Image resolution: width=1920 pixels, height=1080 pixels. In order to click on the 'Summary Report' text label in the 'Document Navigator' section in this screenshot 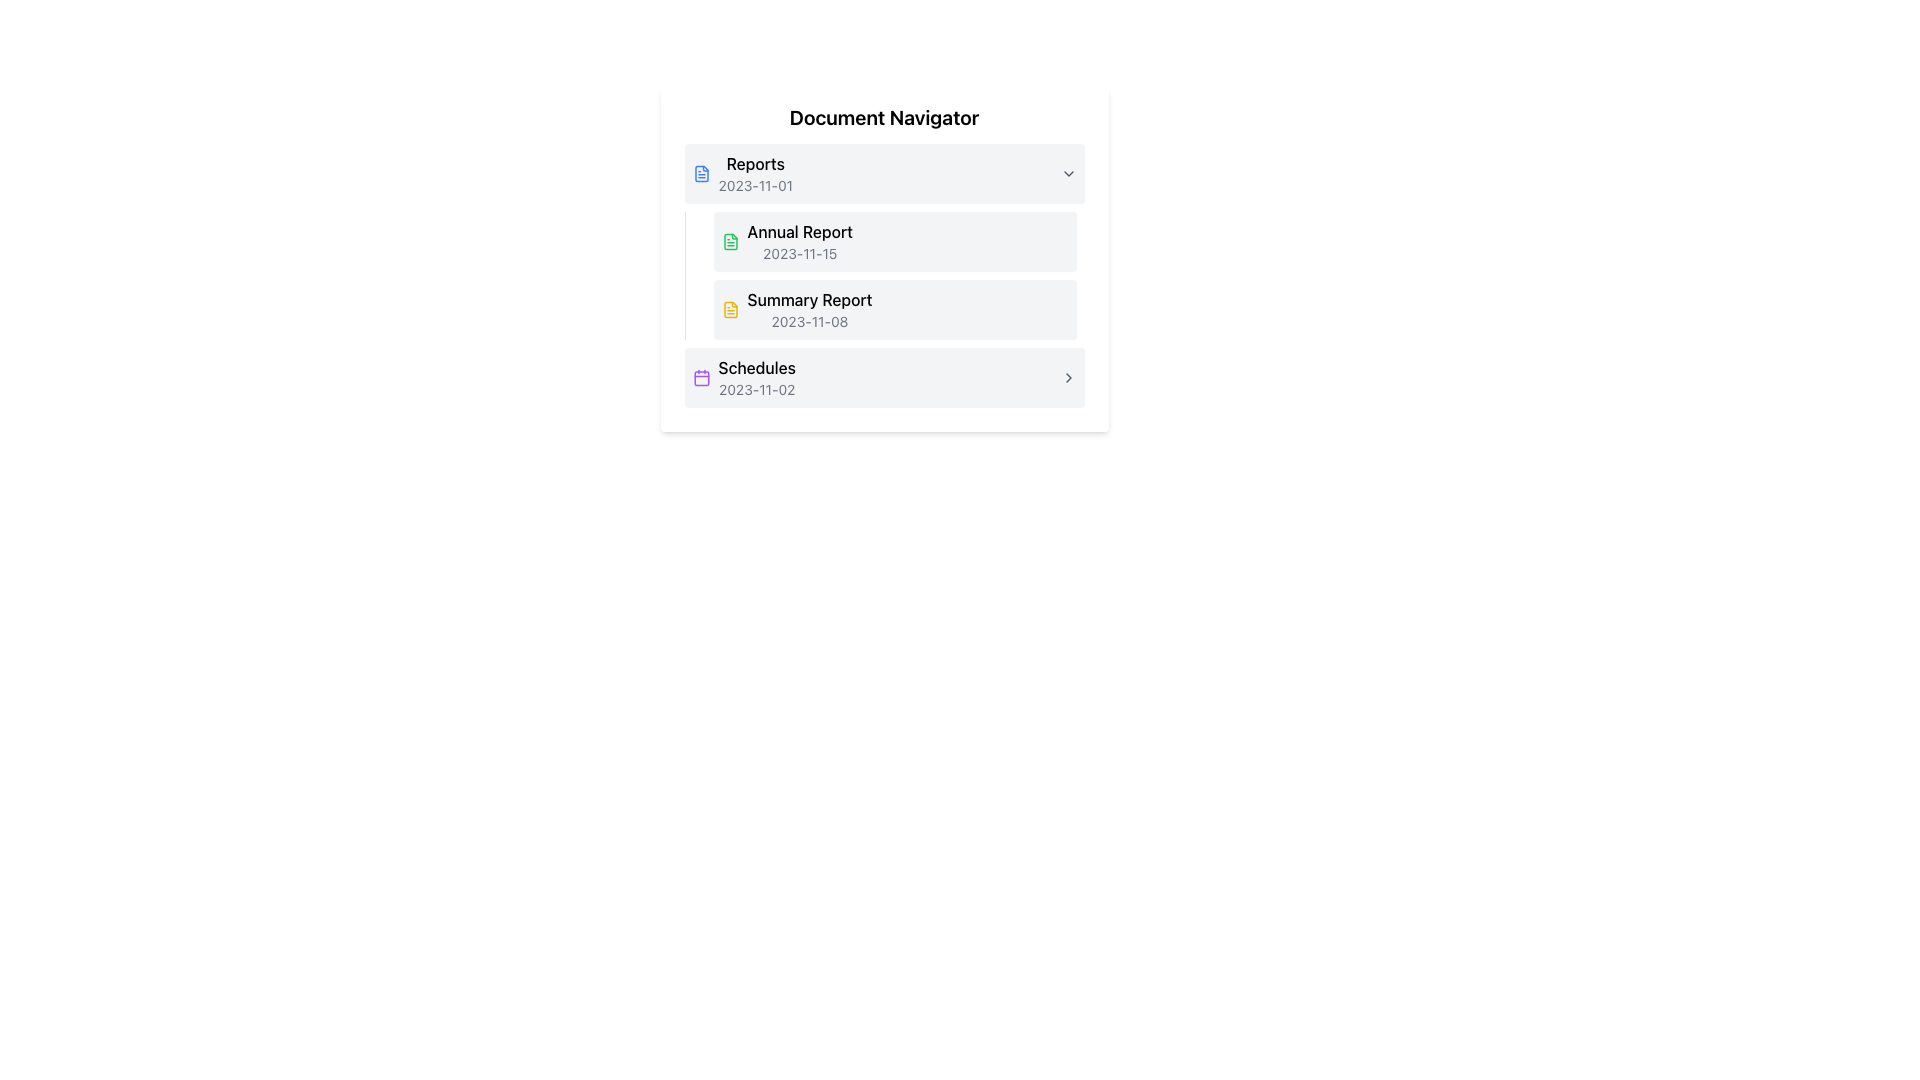, I will do `click(809, 300)`.